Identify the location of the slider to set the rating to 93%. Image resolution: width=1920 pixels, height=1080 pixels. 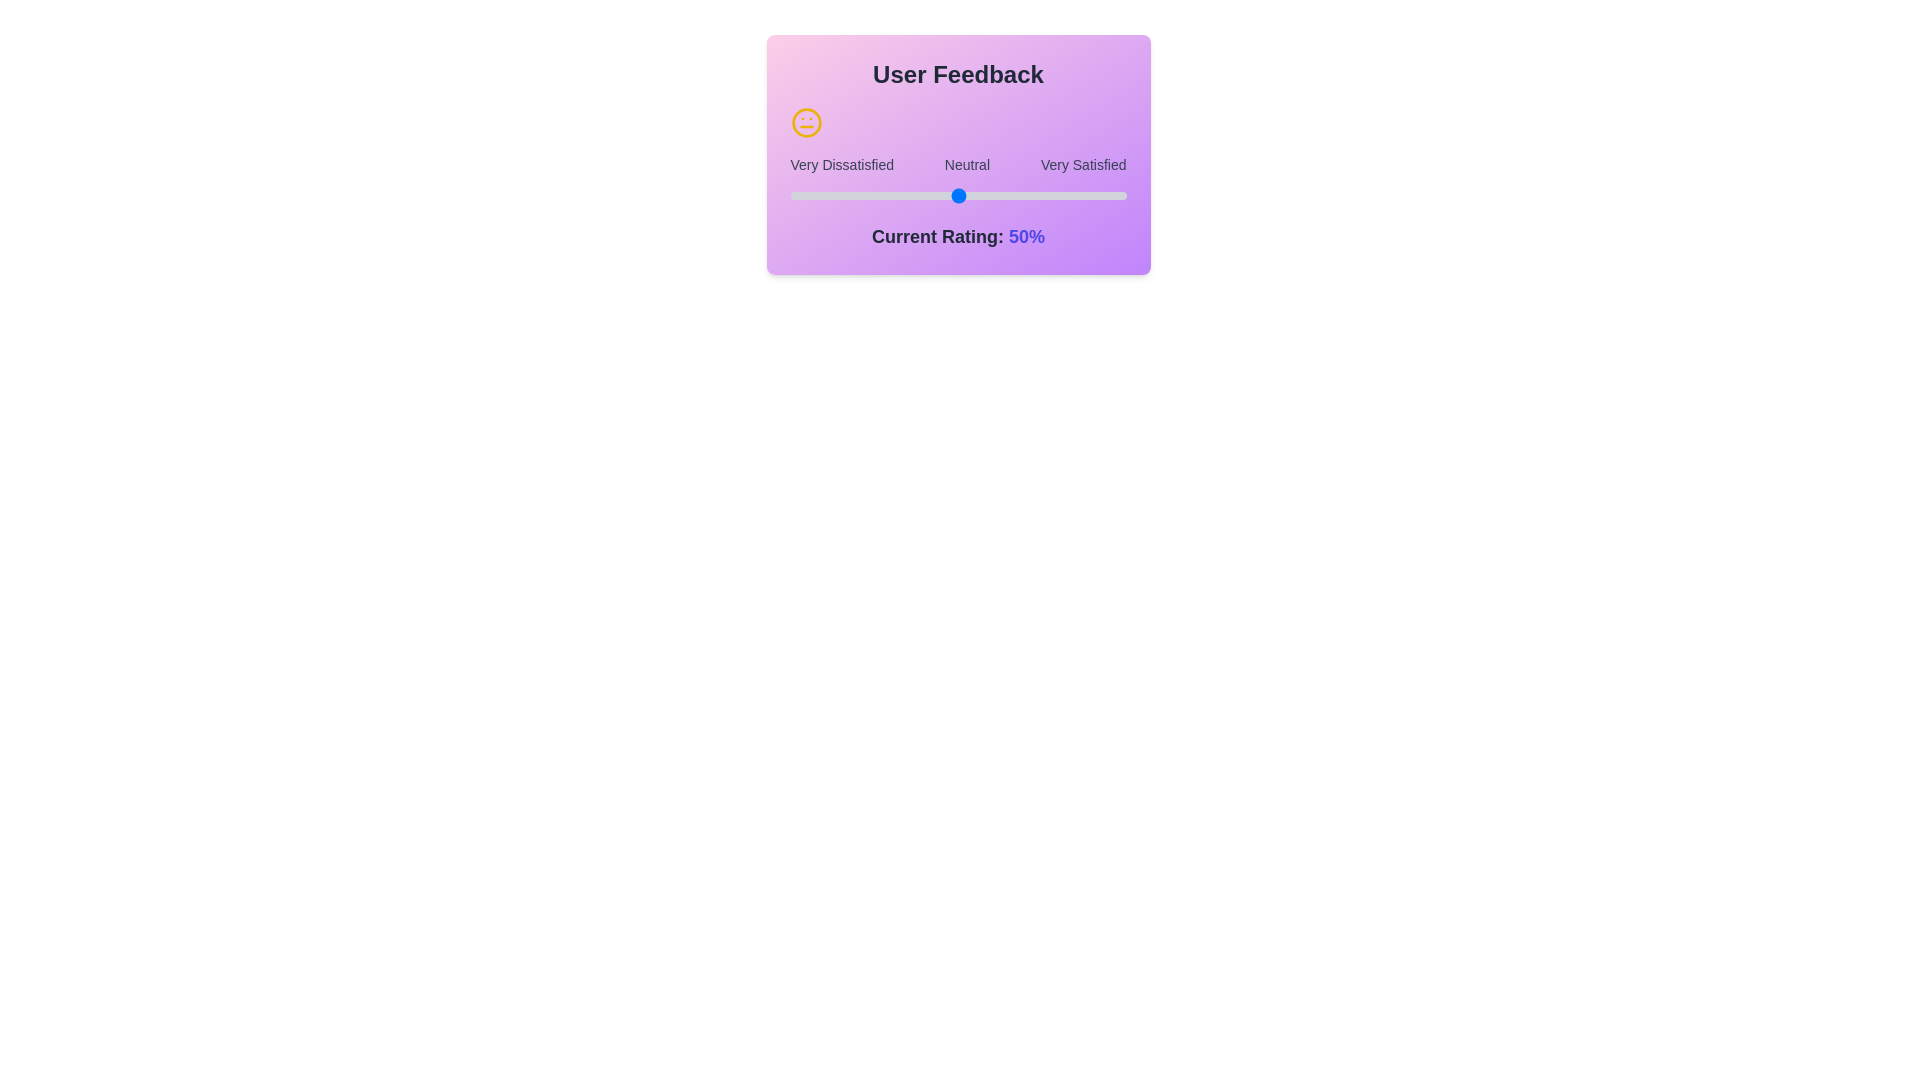
(1102, 196).